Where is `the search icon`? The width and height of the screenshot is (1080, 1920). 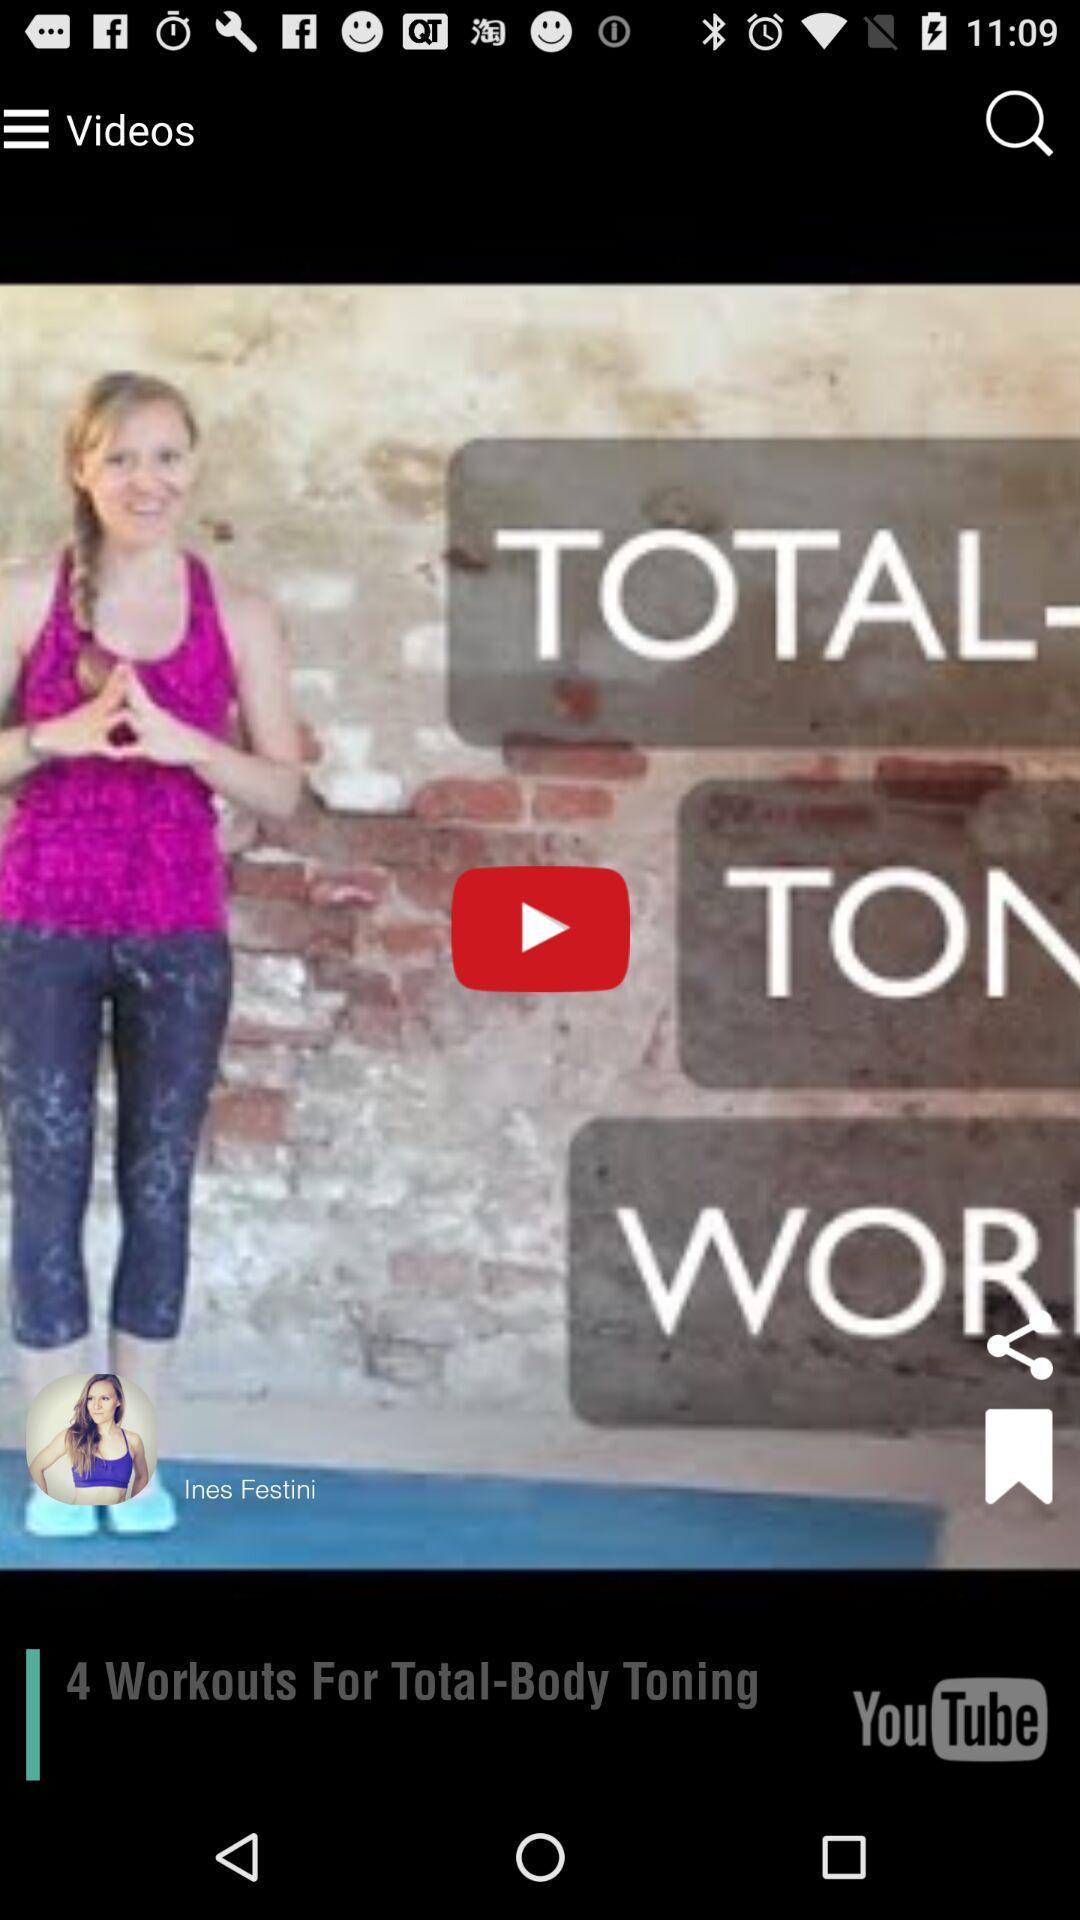 the search icon is located at coordinates (987, 150).